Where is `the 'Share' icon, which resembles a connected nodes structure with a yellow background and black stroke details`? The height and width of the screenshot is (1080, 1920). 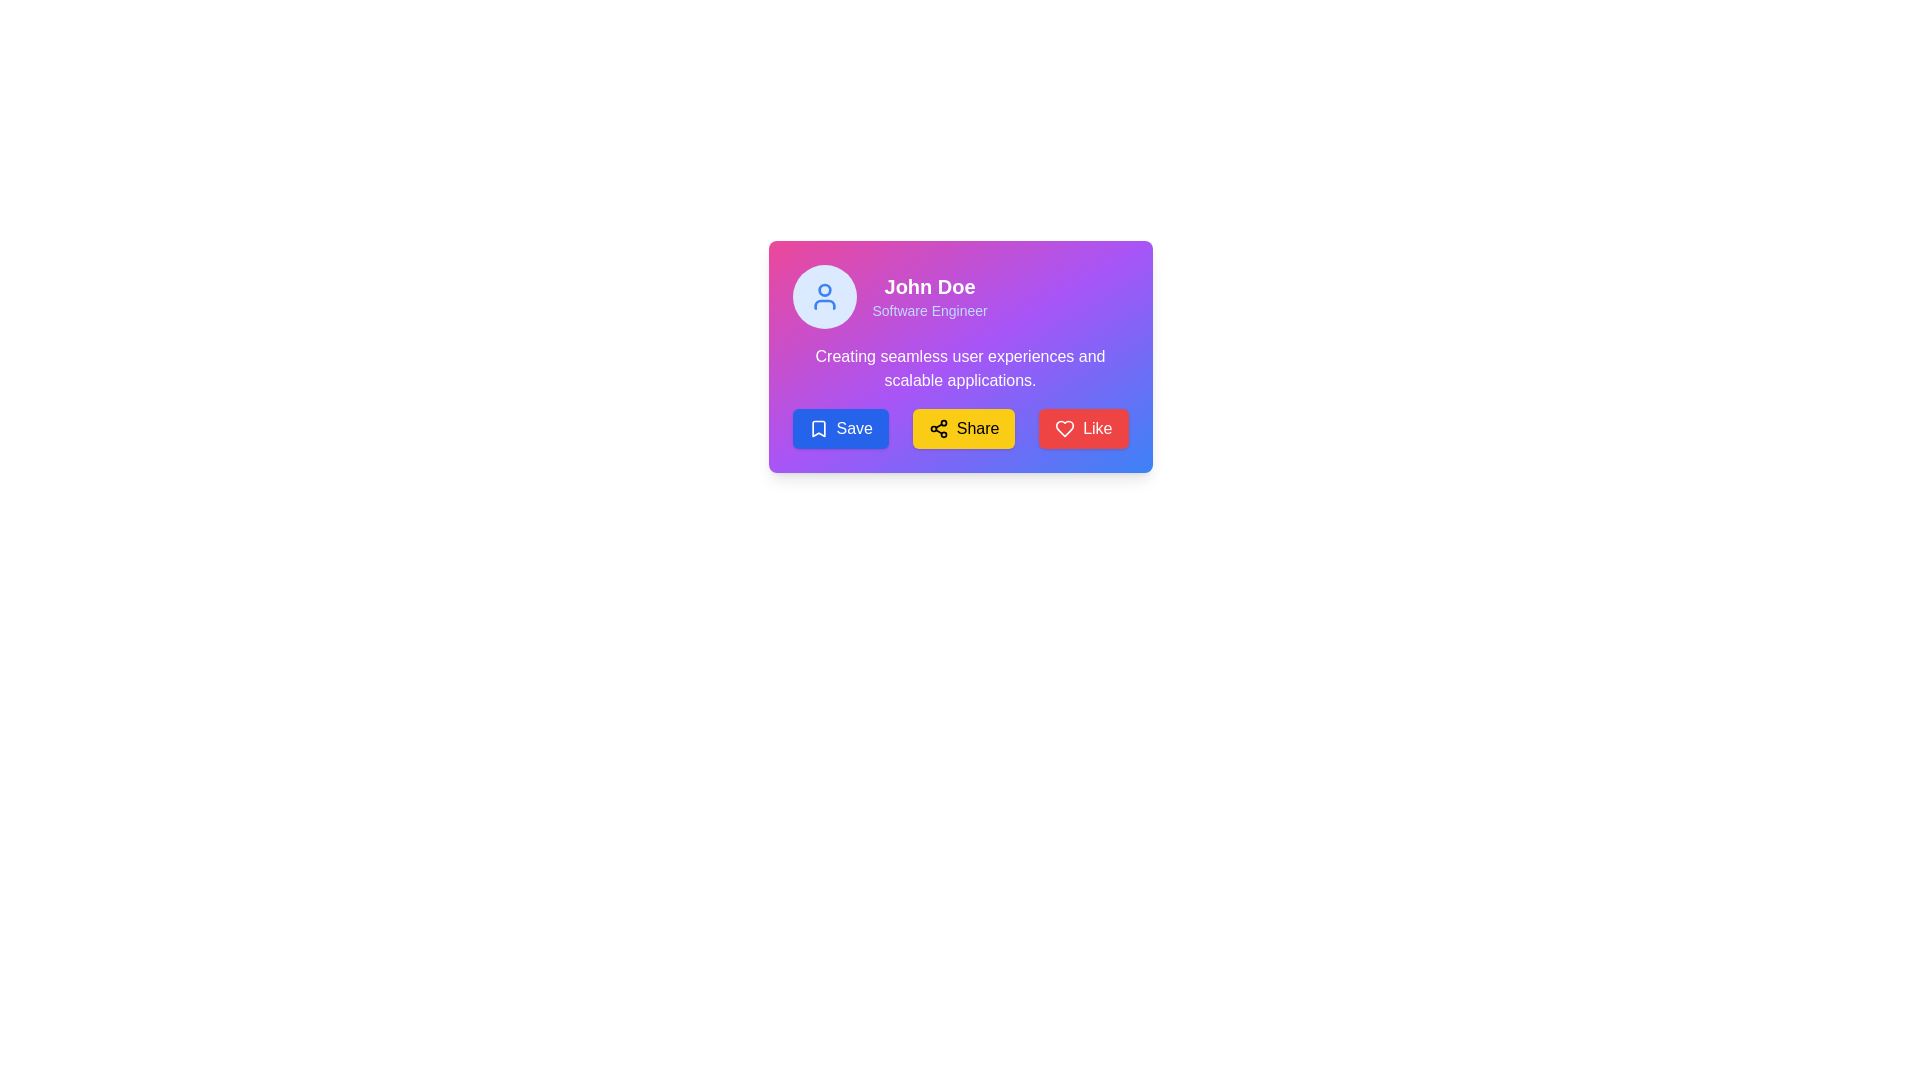 the 'Share' icon, which resembles a connected nodes structure with a yellow background and black stroke details is located at coordinates (937, 427).